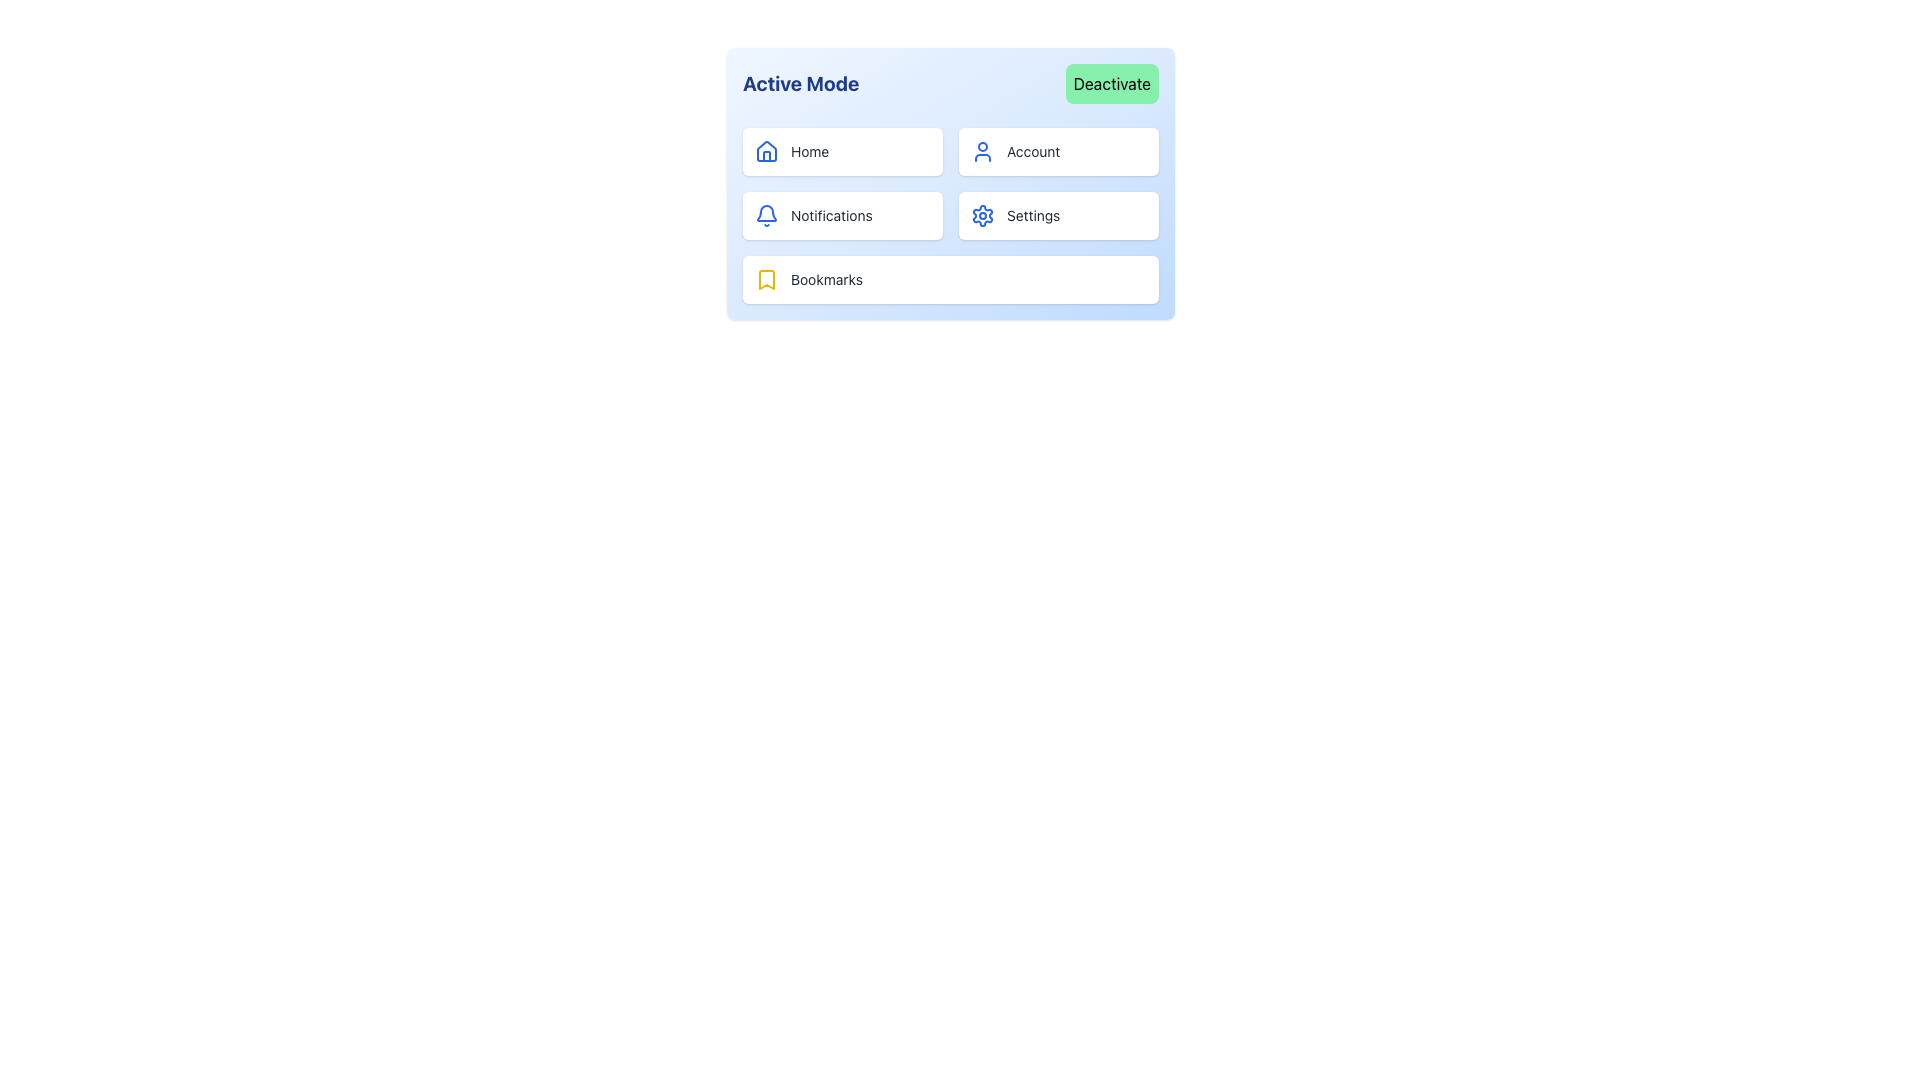 The height and width of the screenshot is (1080, 1920). Describe the element at coordinates (831, 216) in the screenshot. I see `text label that contains the word 'Notifications', which is styled in a small font size and gray color, located adjacent to a bell icon` at that location.